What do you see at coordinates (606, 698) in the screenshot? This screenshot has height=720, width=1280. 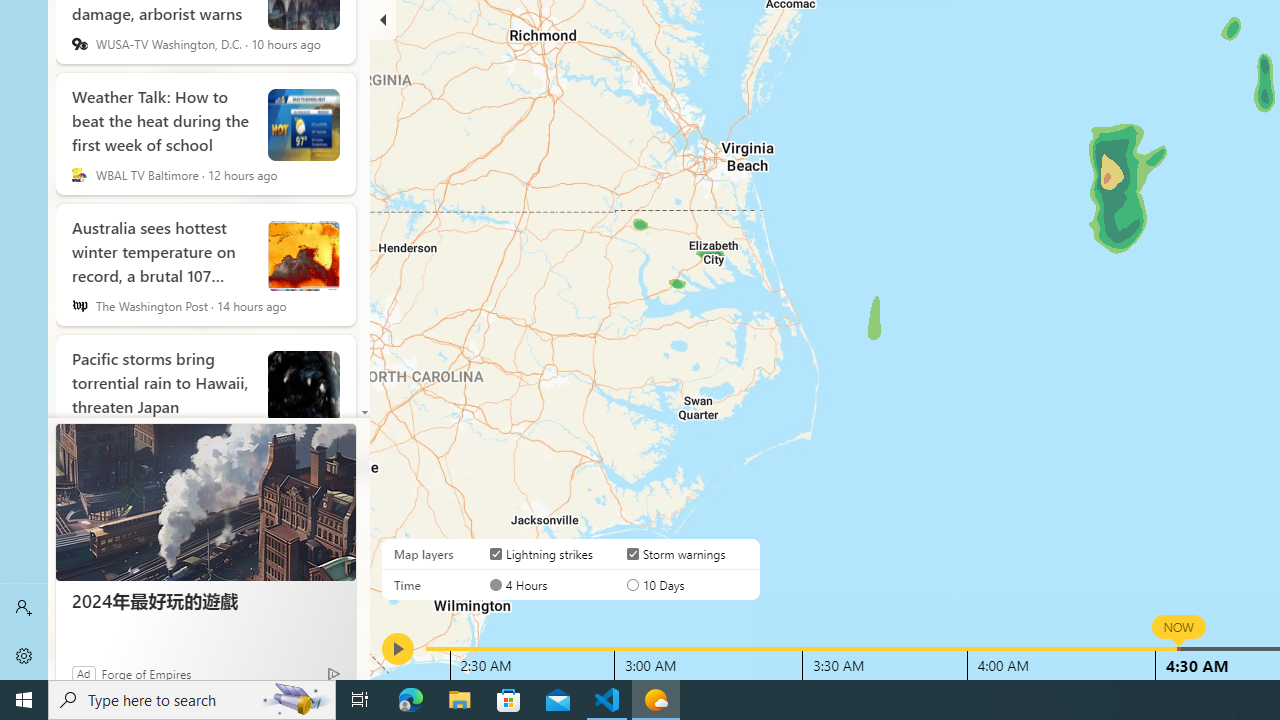 I see `'Visual Studio Code - 1 running window'` at bounding box center [606, 698].